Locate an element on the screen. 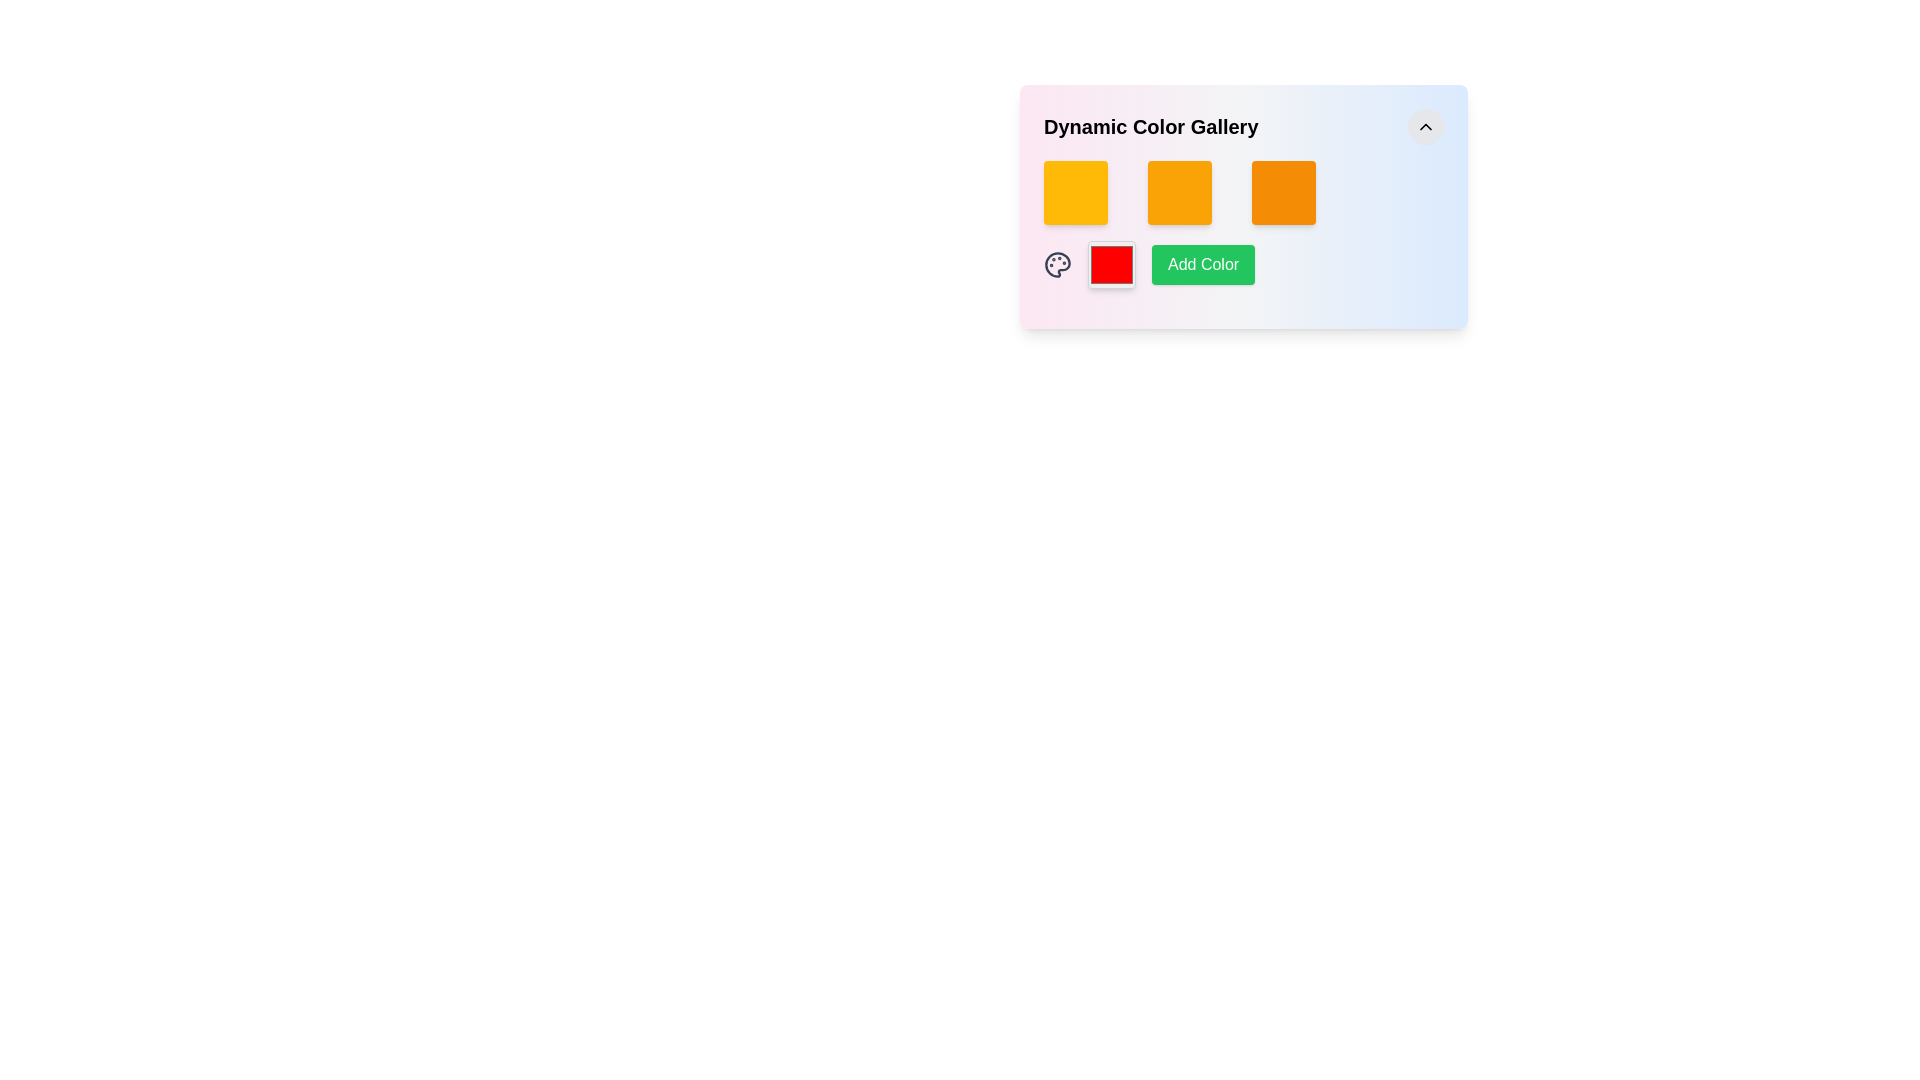 Image resolution: width=1920 pixels, height=1080 pixels. the button that allows users to add a color to a gallery, located to the right of a red square swatch and below a row of orange color swatches is located at coordinates (1202, 264).